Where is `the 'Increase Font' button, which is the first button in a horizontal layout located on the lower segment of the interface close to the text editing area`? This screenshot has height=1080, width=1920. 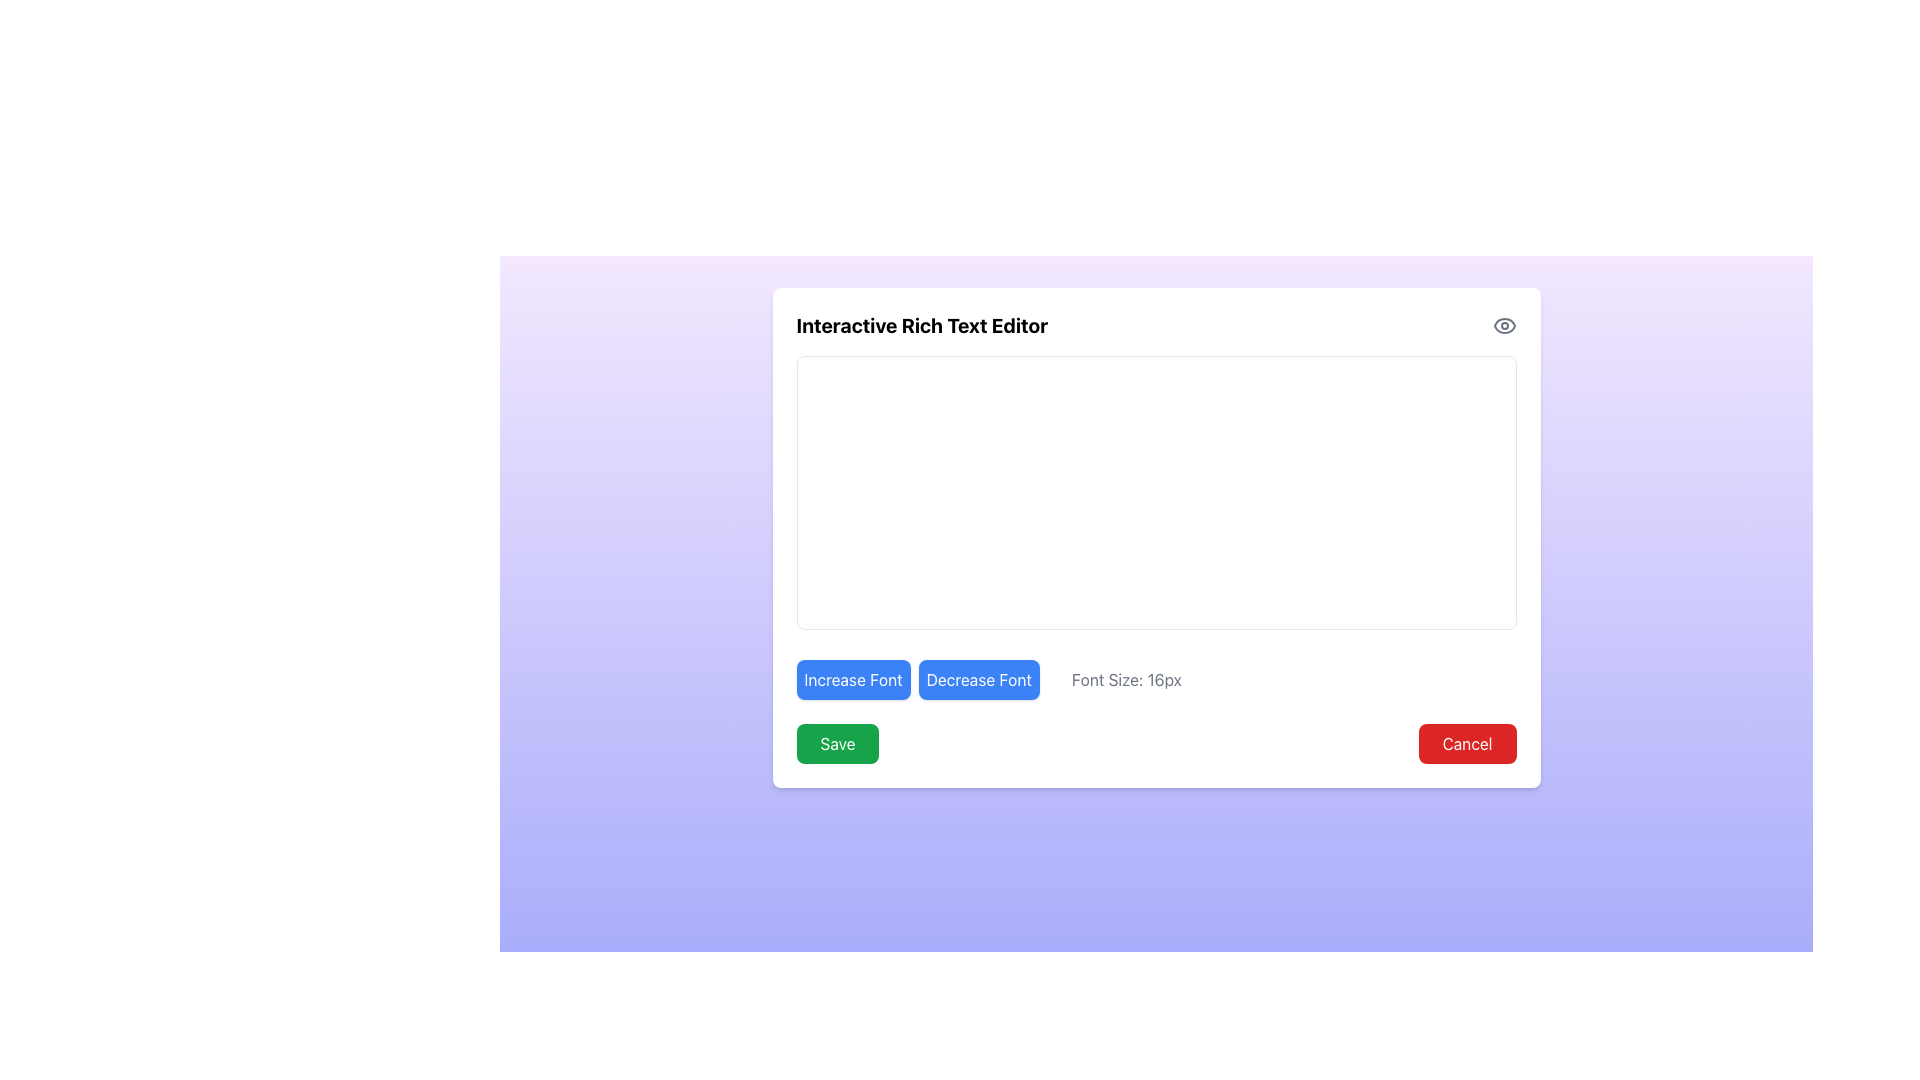
the 'Increase Font' button, which is the first button in a horizontal layout located on the lower segment of the interface close to the text editing area is located at coordinates (853, 678).